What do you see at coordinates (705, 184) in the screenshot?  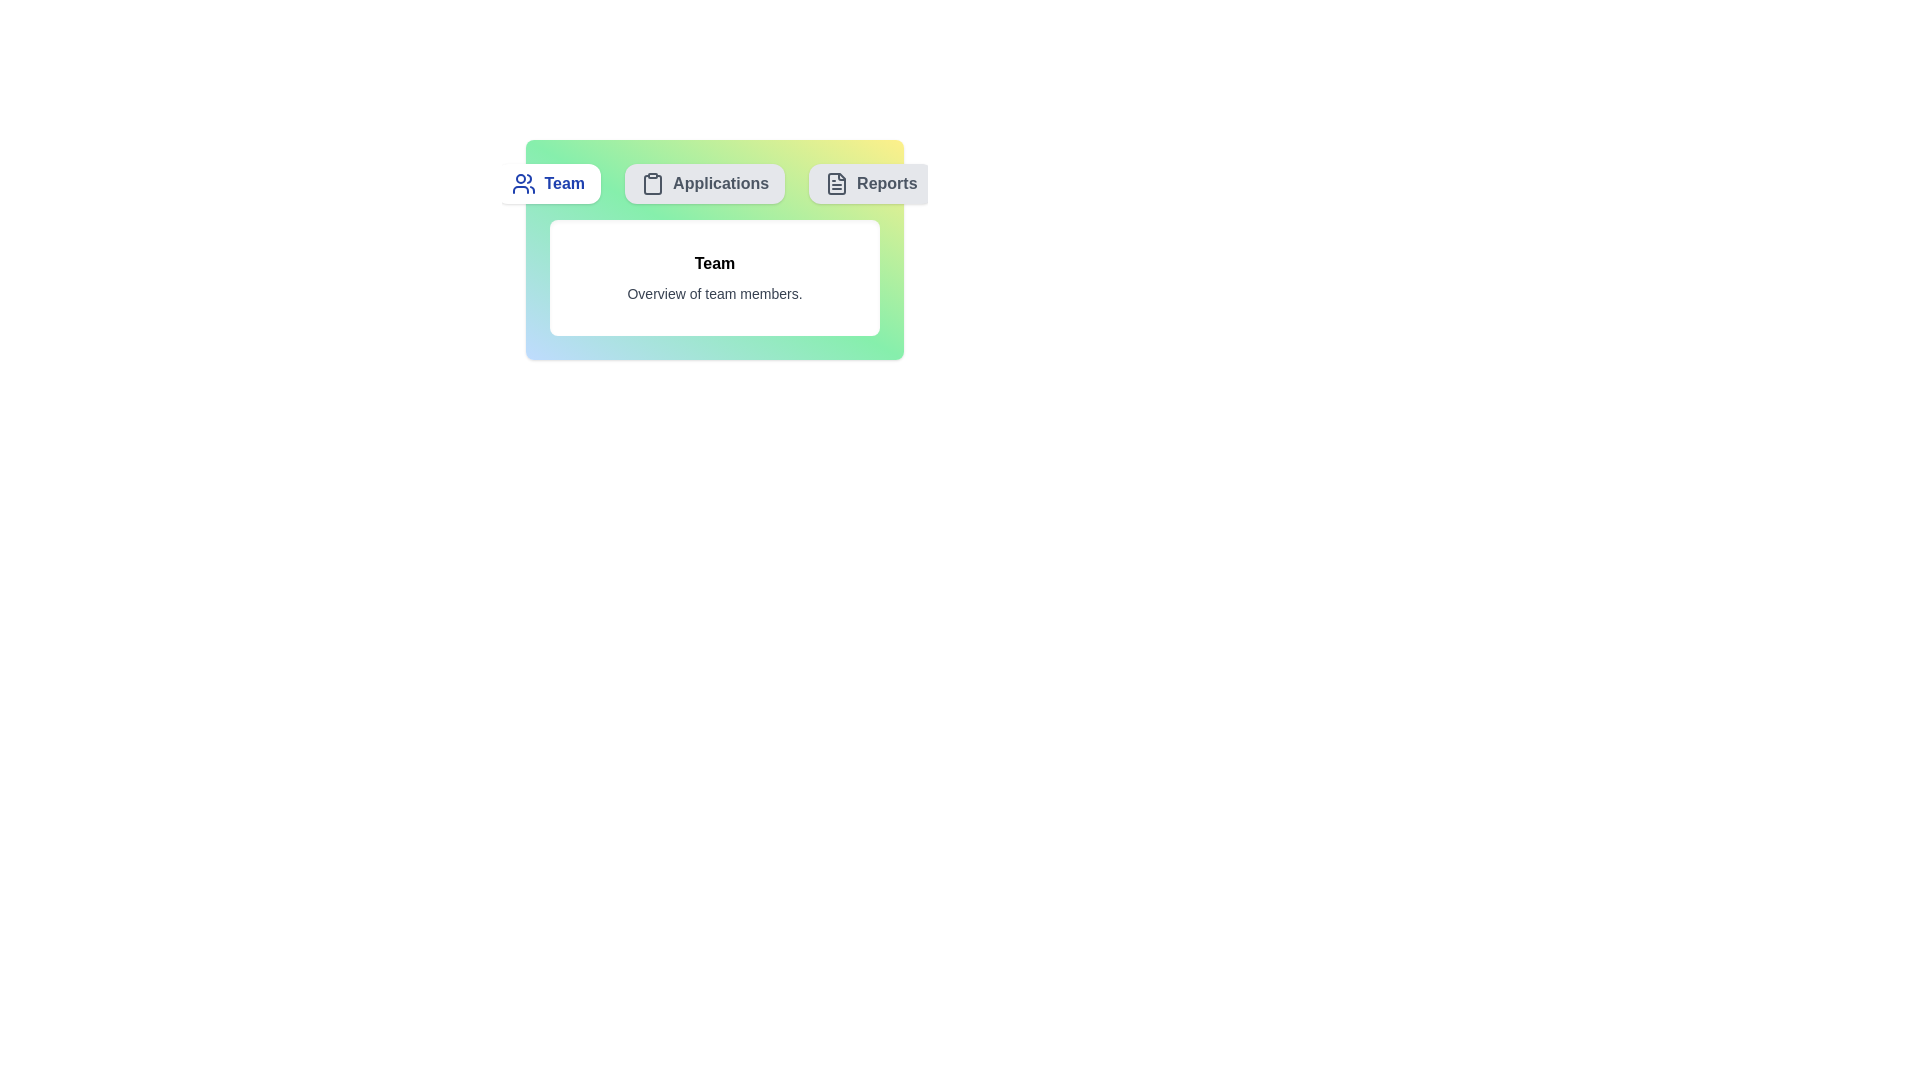 I see `the Applications tab by clicking on its button` at bounding box center [705, 184].